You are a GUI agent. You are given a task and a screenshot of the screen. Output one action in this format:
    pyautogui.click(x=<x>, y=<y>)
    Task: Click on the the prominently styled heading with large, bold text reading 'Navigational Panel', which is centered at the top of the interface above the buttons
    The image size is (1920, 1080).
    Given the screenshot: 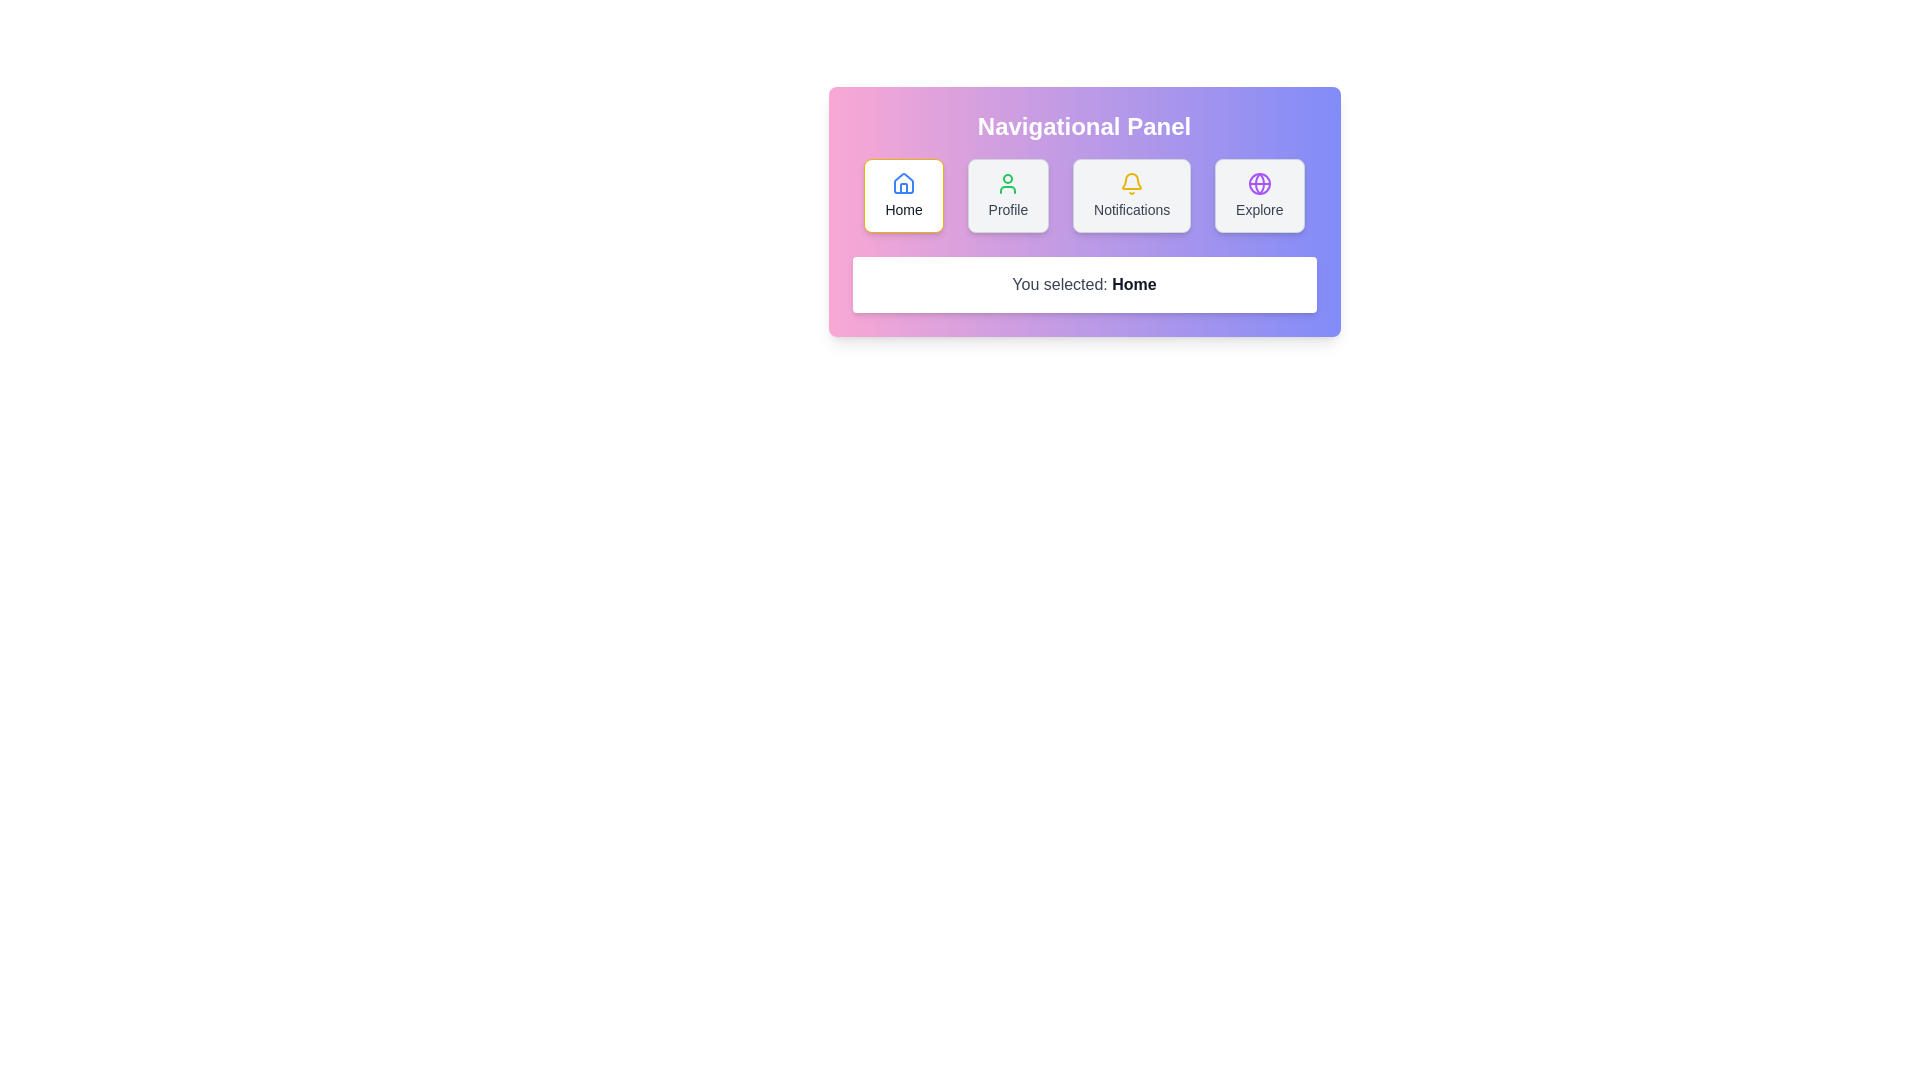 What is the action you would take?
    pyautogui.click(x=1083, y=127)
    